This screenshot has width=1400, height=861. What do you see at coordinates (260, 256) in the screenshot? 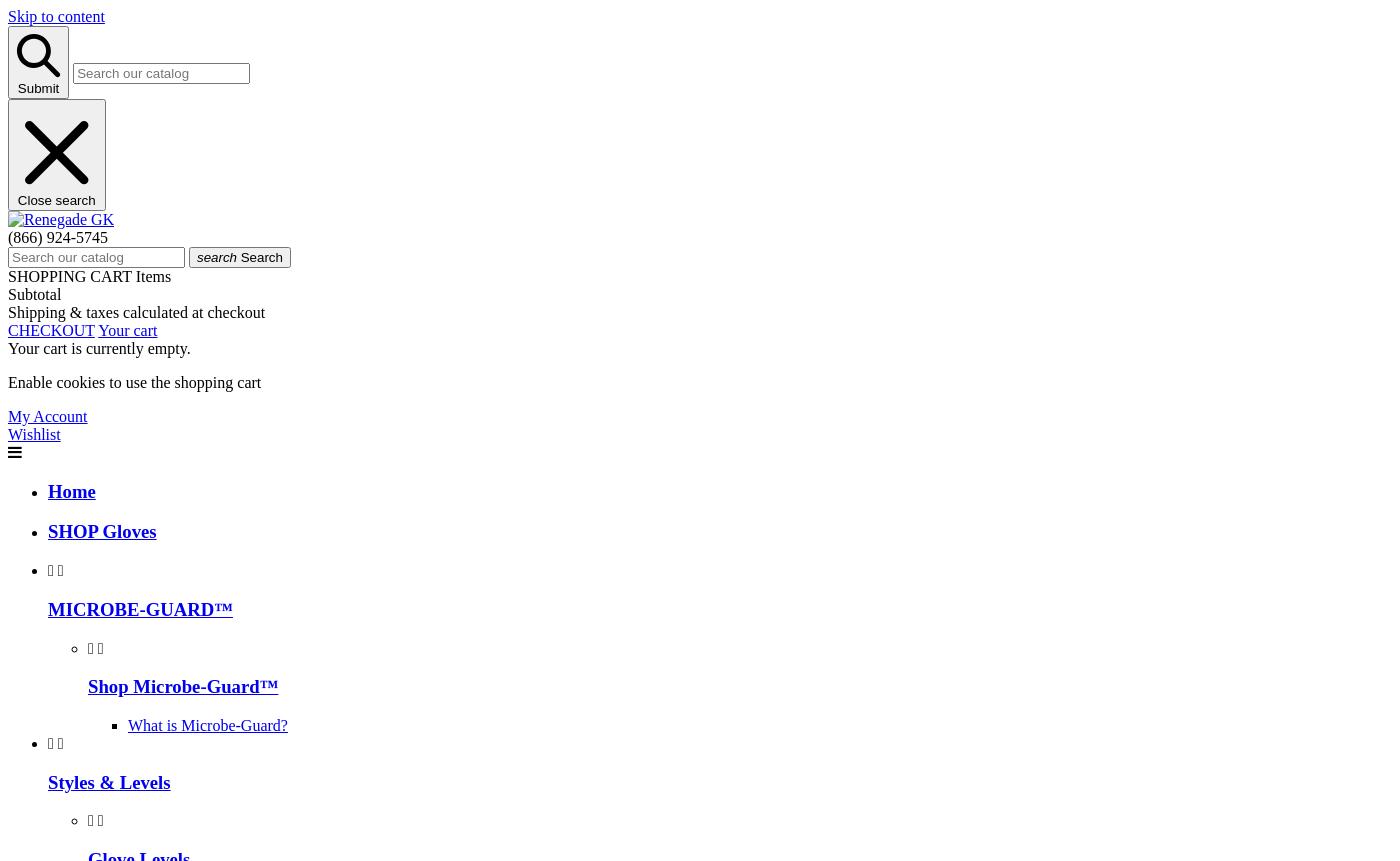
I see `'Search'` at bounding box center [260, 256].